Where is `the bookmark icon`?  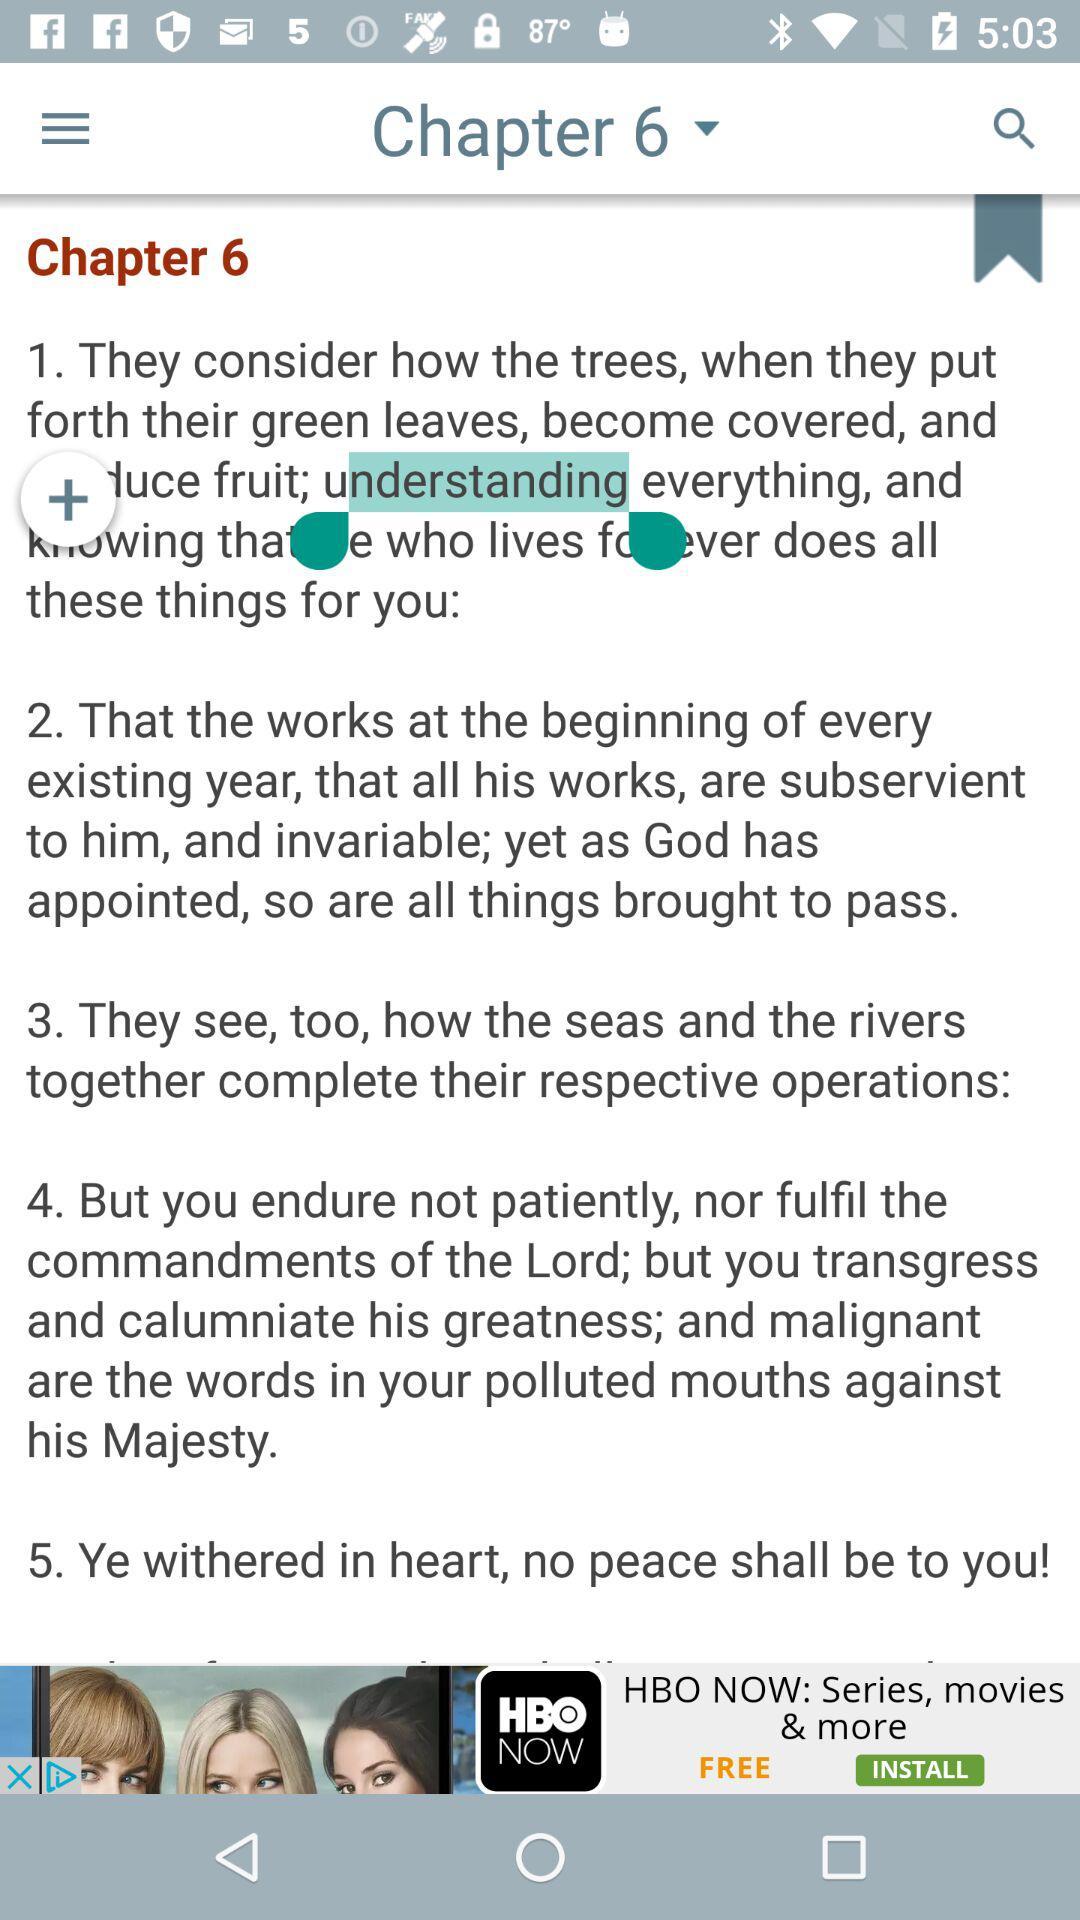 the bookmark icon is located at coordinates (987, 258).